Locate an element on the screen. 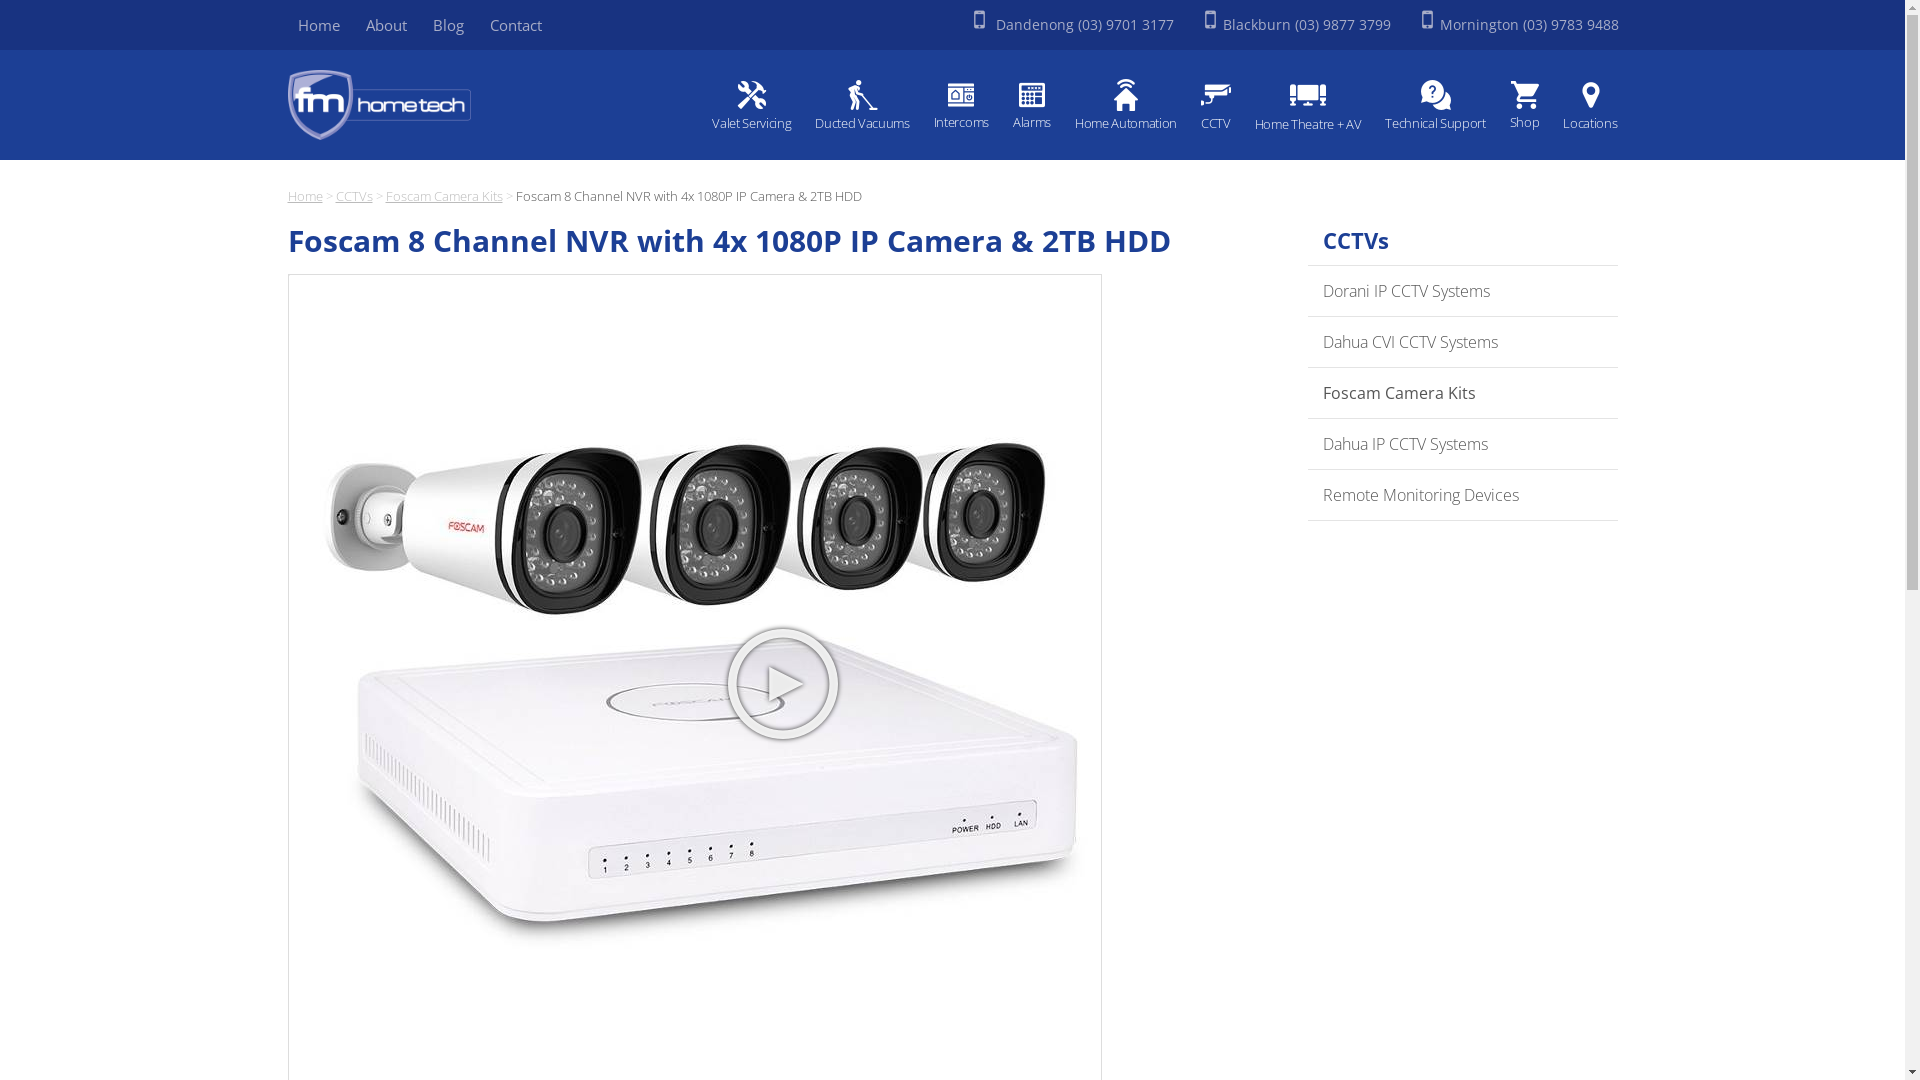 The width and height of the screenshot is (1920, 1080). 'Valet Servicing' is located at coordinates (750, 107).